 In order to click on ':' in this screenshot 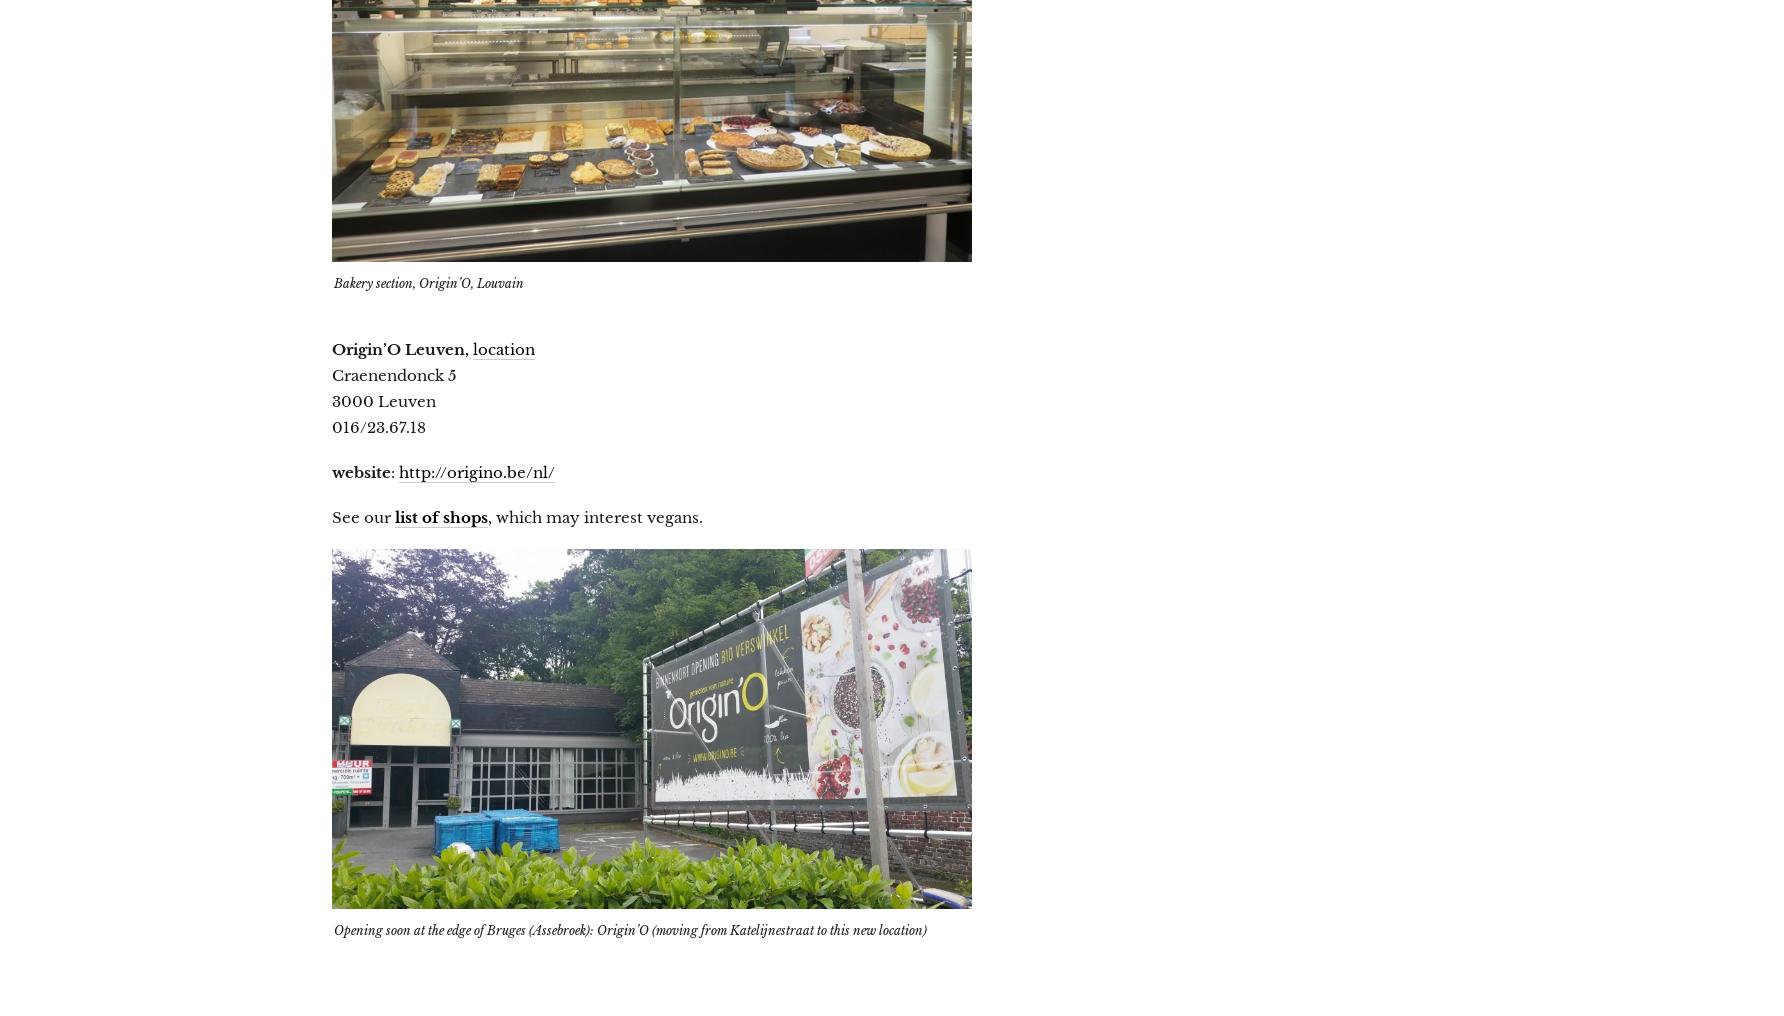, I will do `click(393, 471)`.